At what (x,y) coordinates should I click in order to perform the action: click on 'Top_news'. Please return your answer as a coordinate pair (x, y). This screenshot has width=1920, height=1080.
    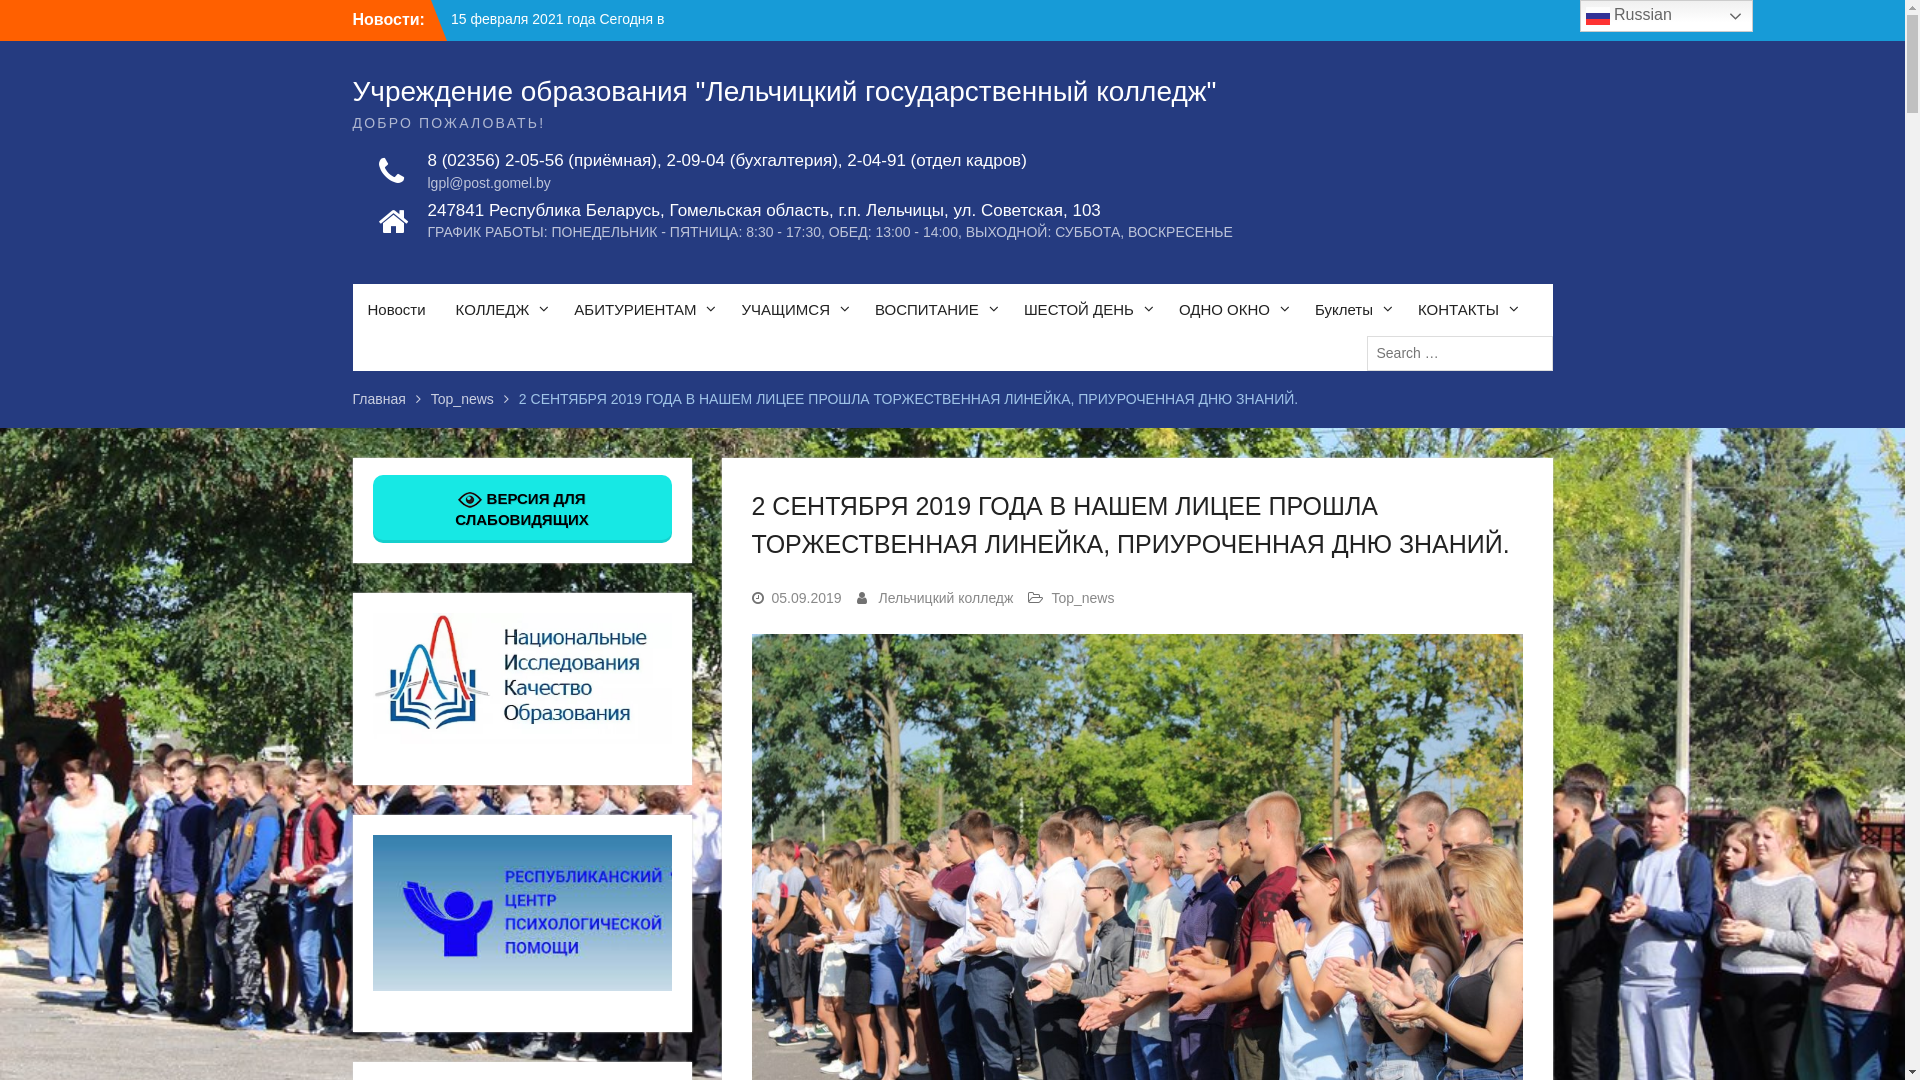
    Looking at the image, I should click on (461, 398).